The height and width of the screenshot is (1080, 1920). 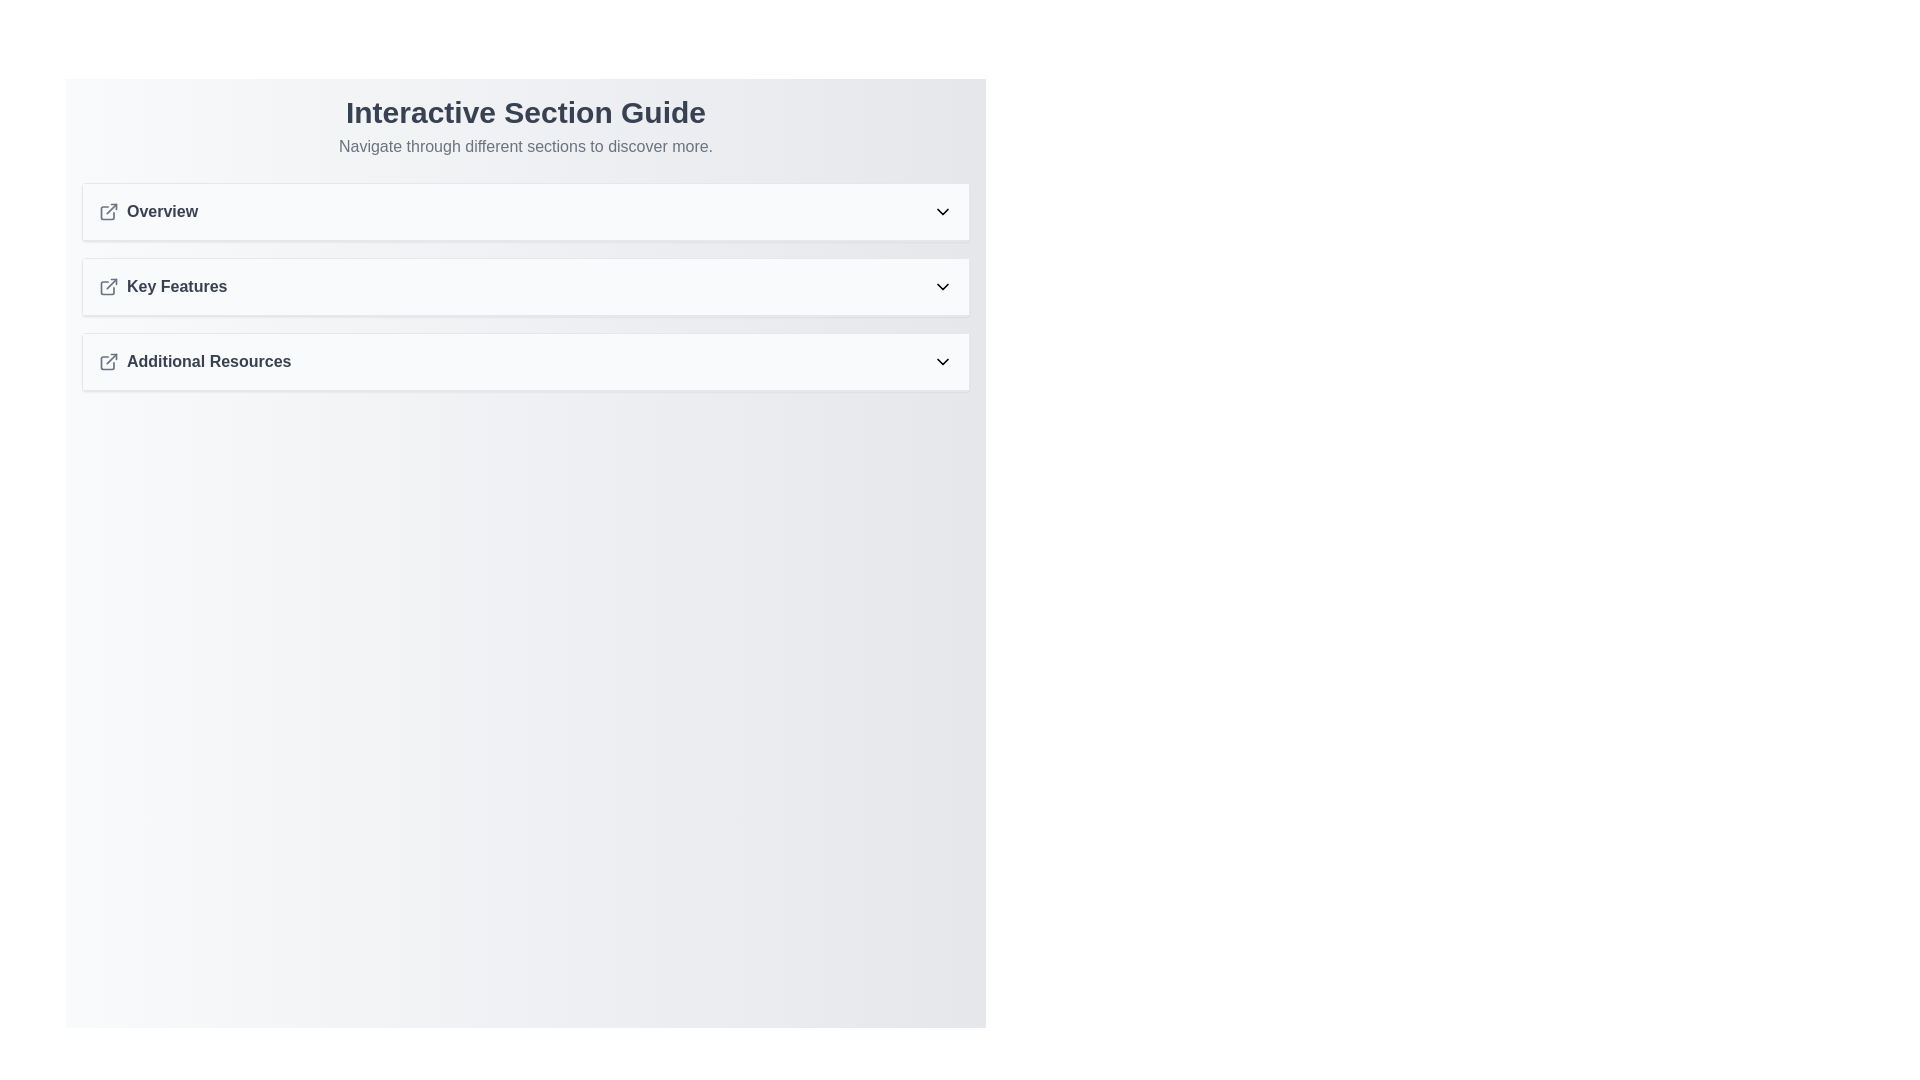 What do you see at coordinates (177, 286) in the screenshot?
I see `text label located in the middle of a vertical stack between 'Overview' and 'Additional Resources', serving as a section title or menu item` at bounding box center [177, 286].